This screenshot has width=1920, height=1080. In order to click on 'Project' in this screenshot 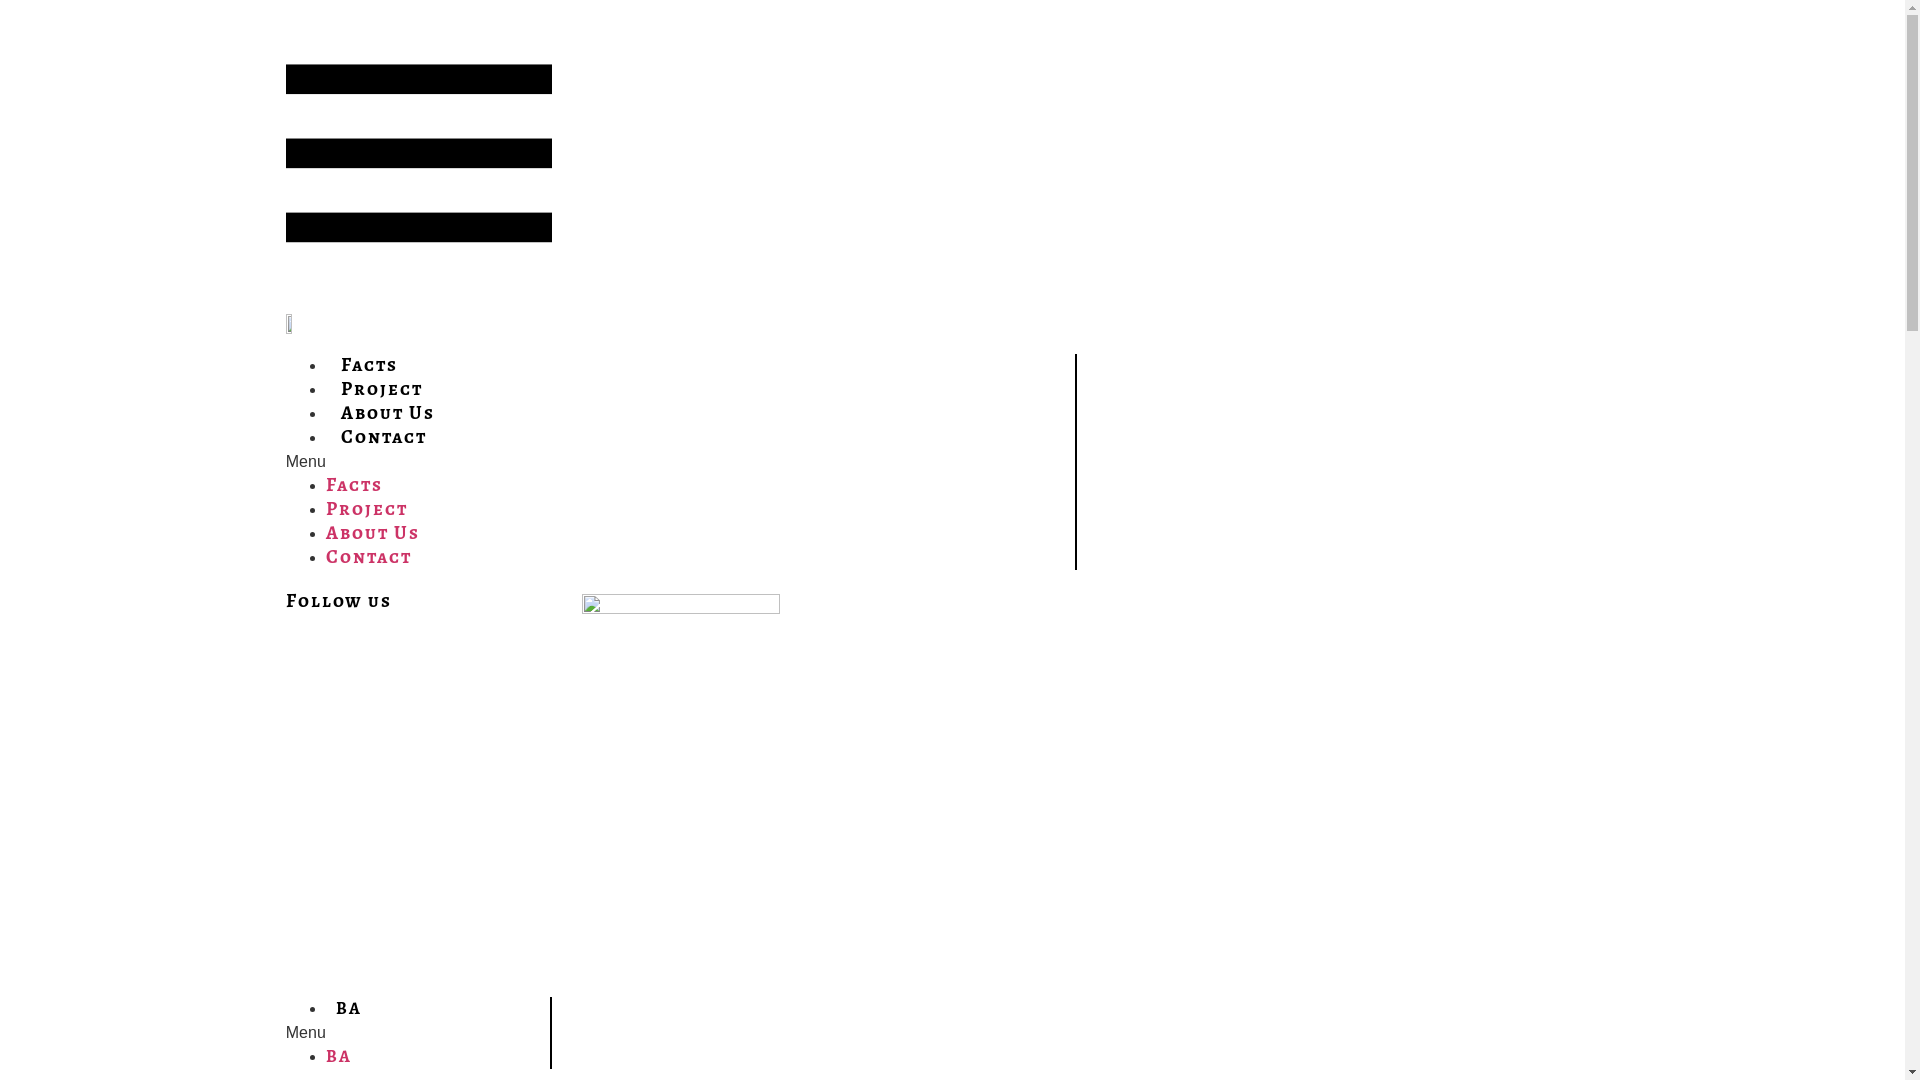, I will do `click(366, 507)`.